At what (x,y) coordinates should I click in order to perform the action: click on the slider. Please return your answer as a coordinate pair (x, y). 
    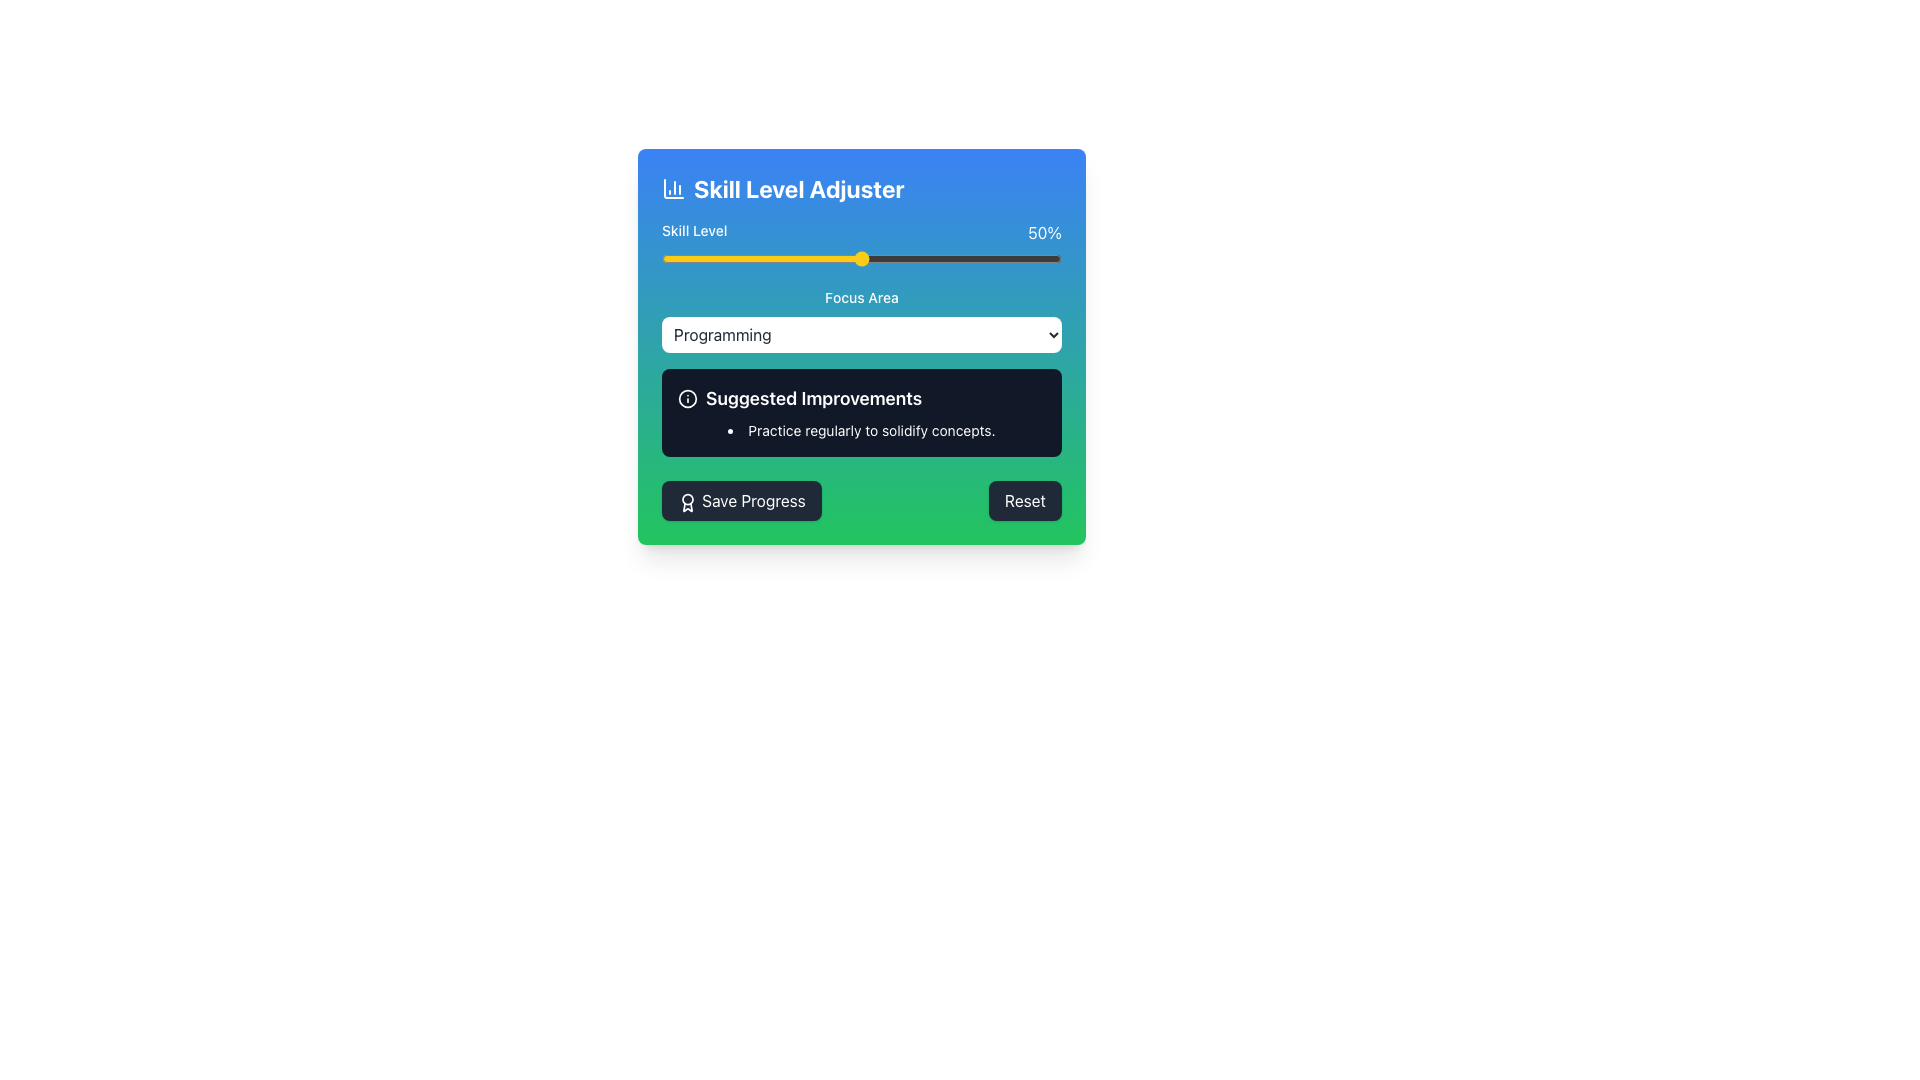
    Looking at the image, I should click on (673, 257).